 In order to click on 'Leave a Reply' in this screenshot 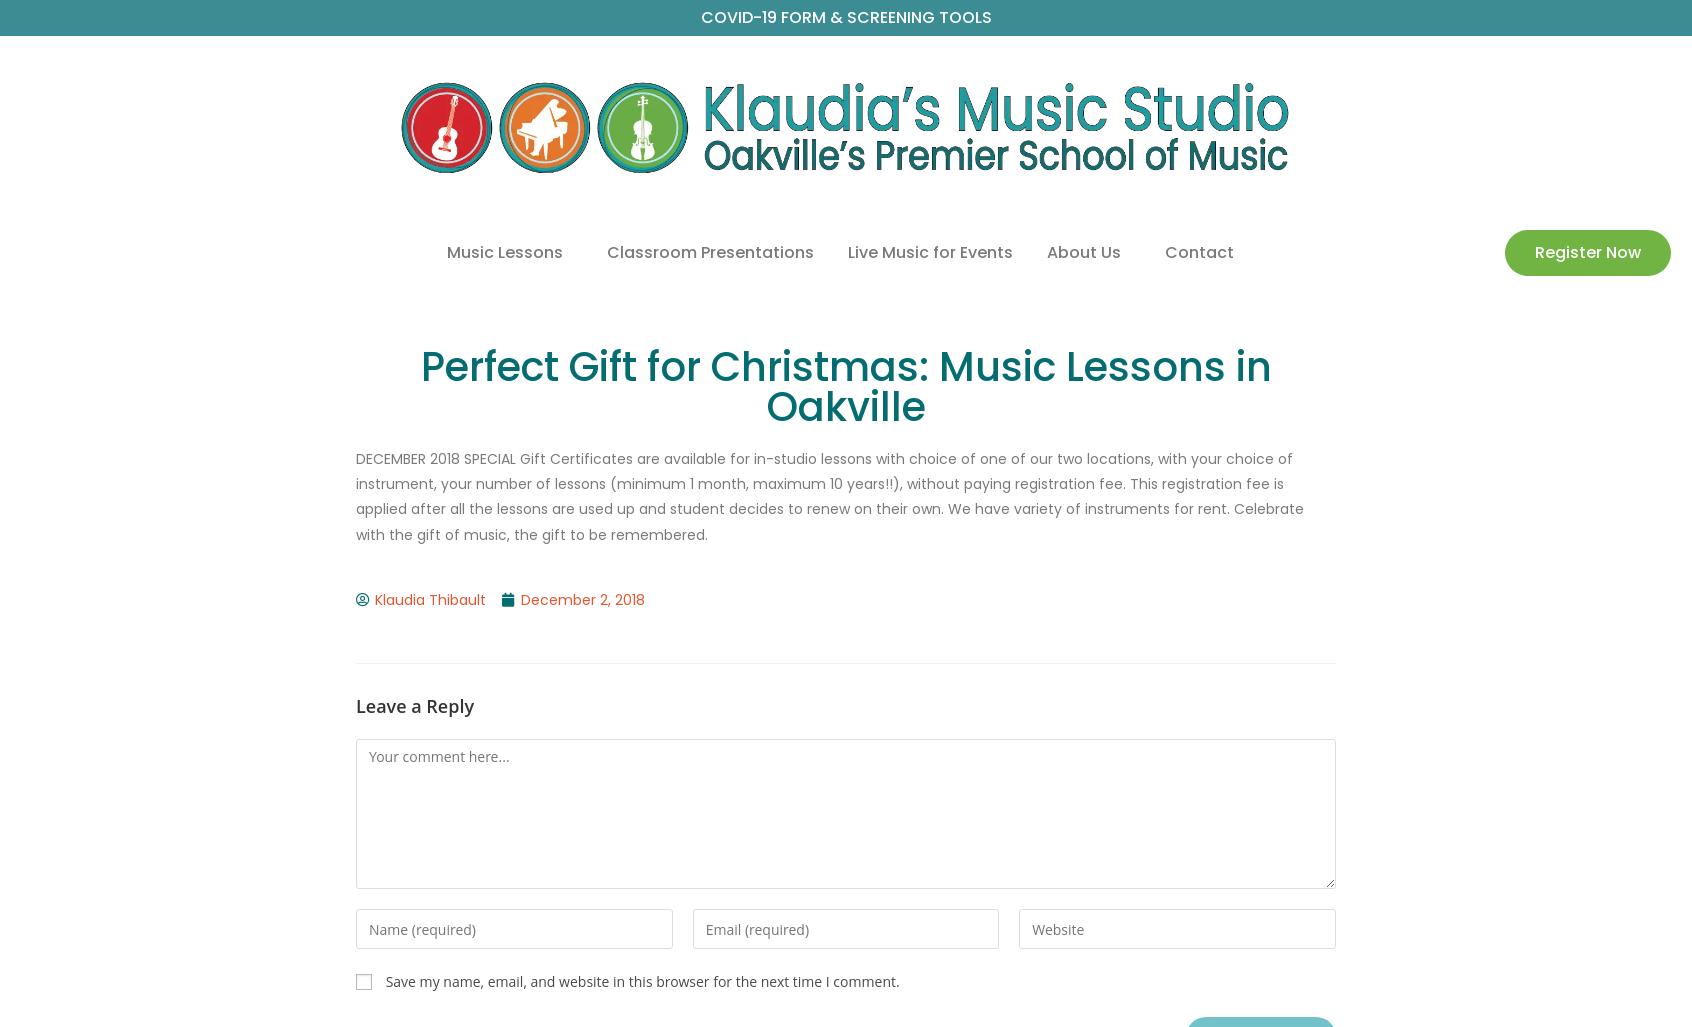, I will do `click(415, 705)`.